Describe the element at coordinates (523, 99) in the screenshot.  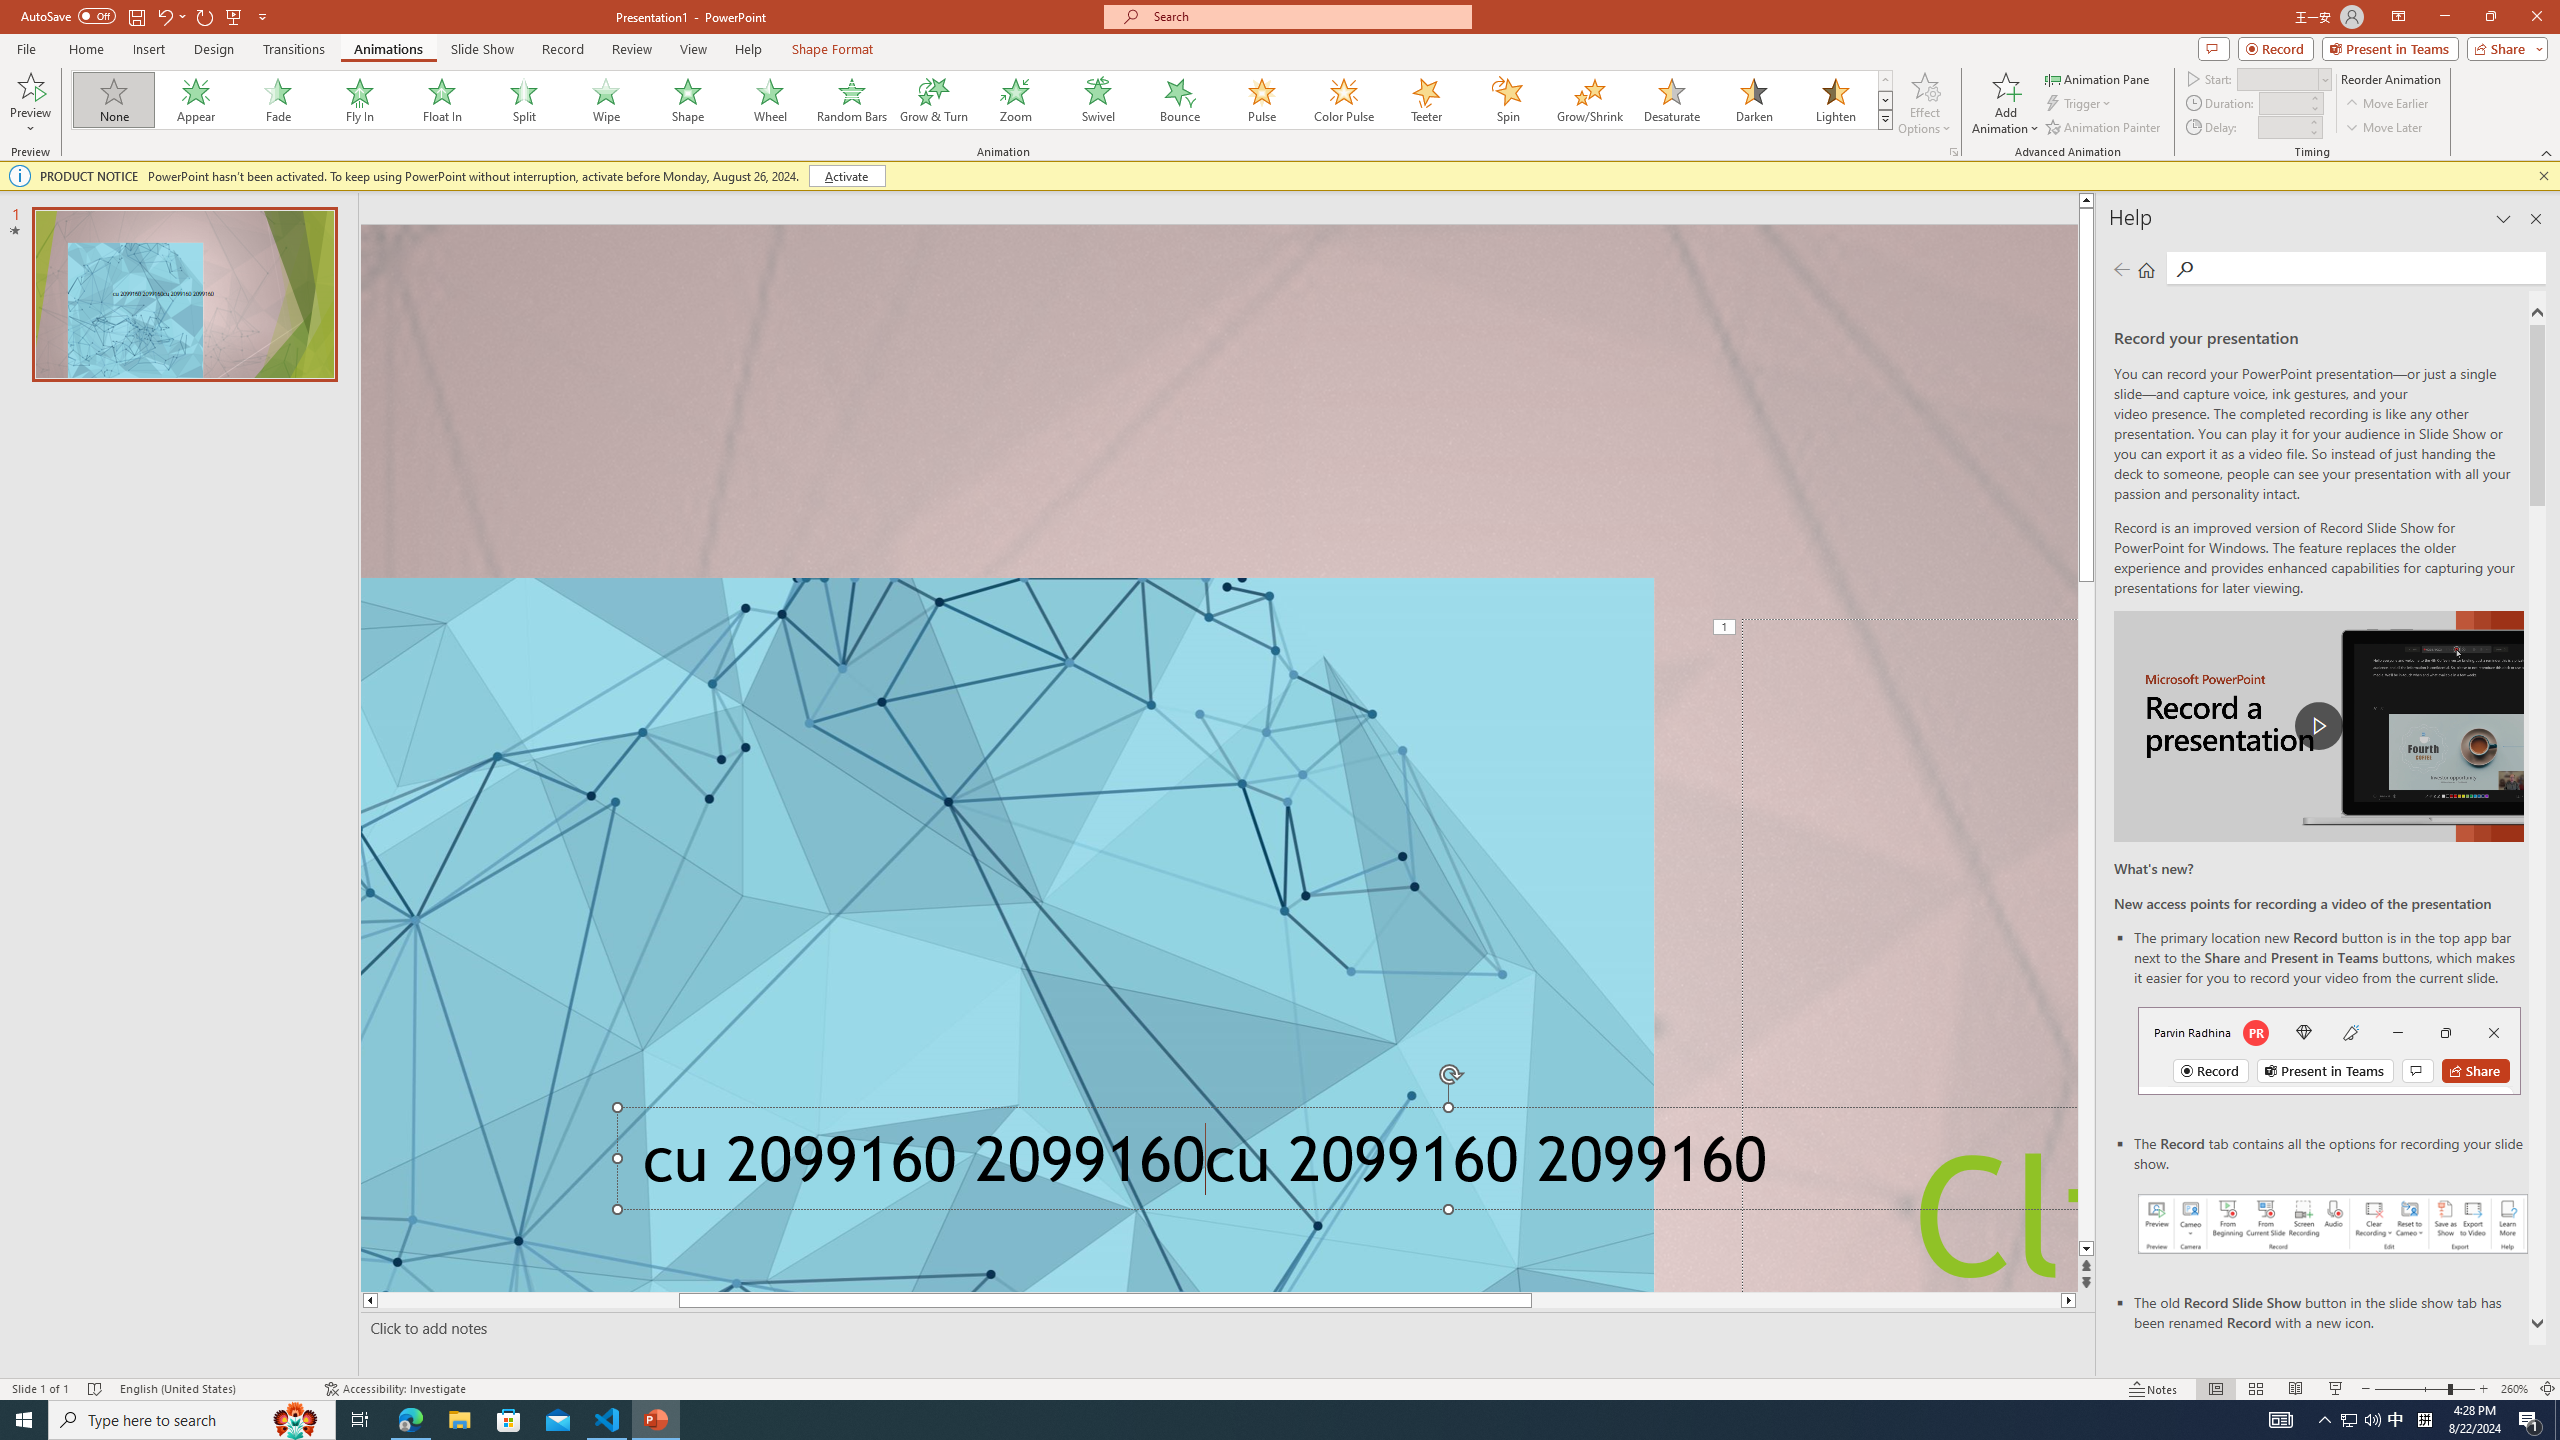
I see `'Split'` at that location.